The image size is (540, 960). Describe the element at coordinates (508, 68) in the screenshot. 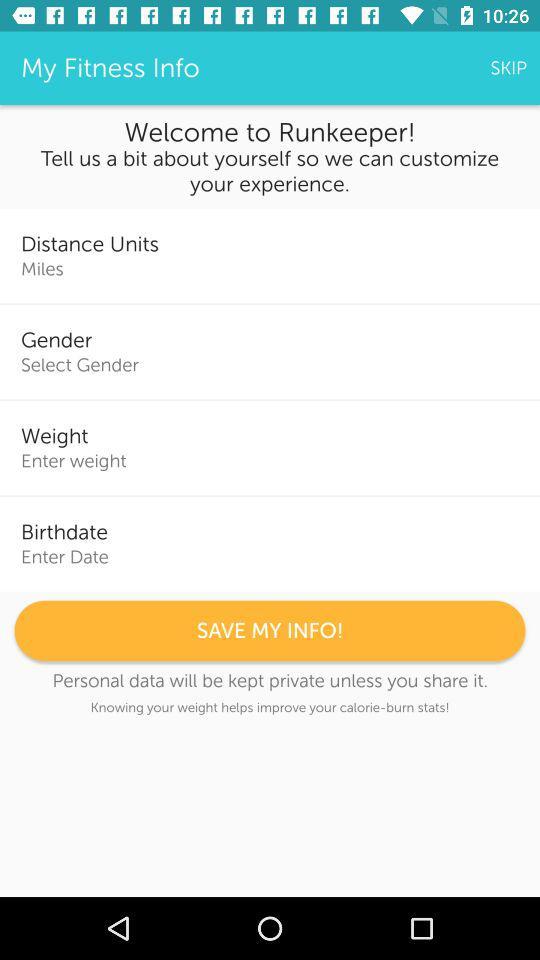

I see `the skip item` at that location.